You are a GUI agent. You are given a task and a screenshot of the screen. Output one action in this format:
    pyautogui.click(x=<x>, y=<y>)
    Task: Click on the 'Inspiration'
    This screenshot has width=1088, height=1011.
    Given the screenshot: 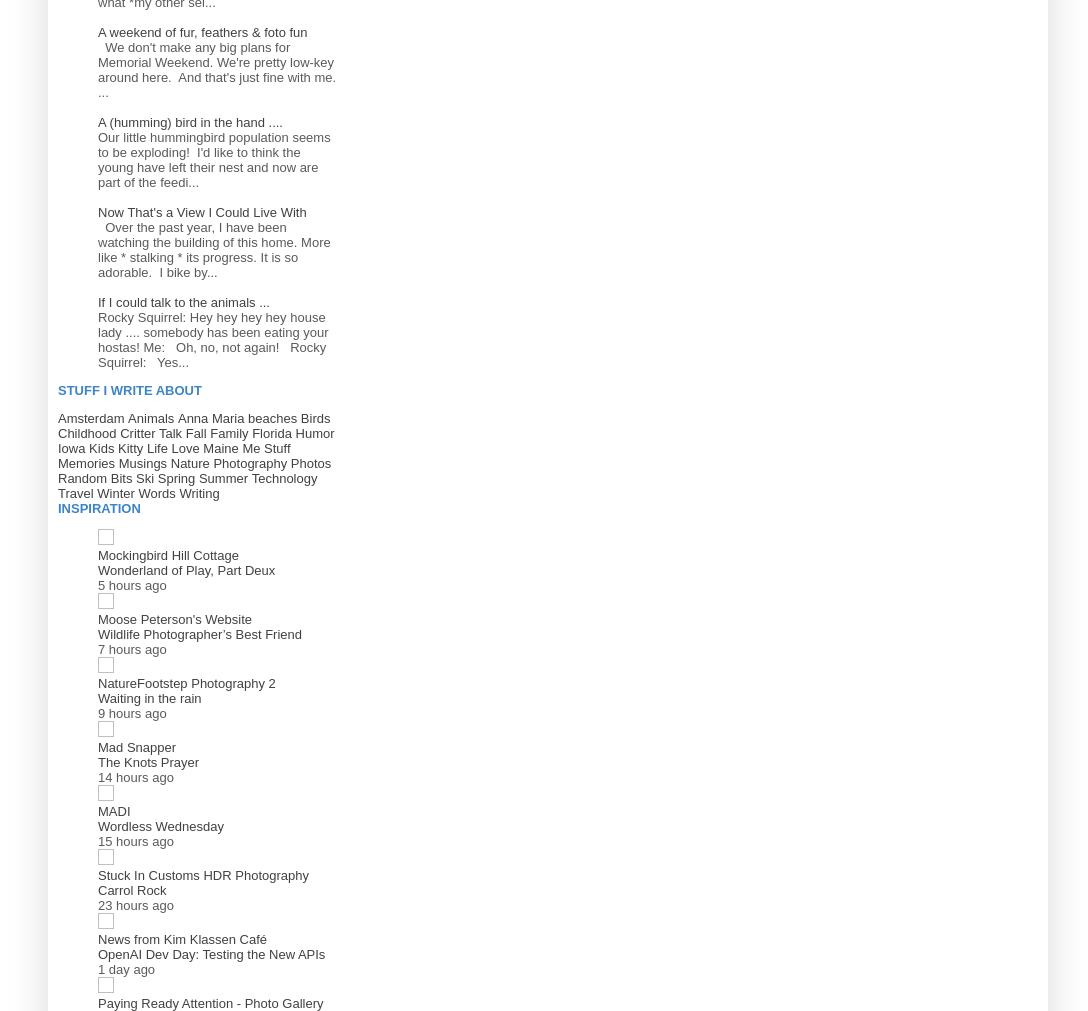 What is the action you would take?
    pyautogui.click(x=99, y=507)
    